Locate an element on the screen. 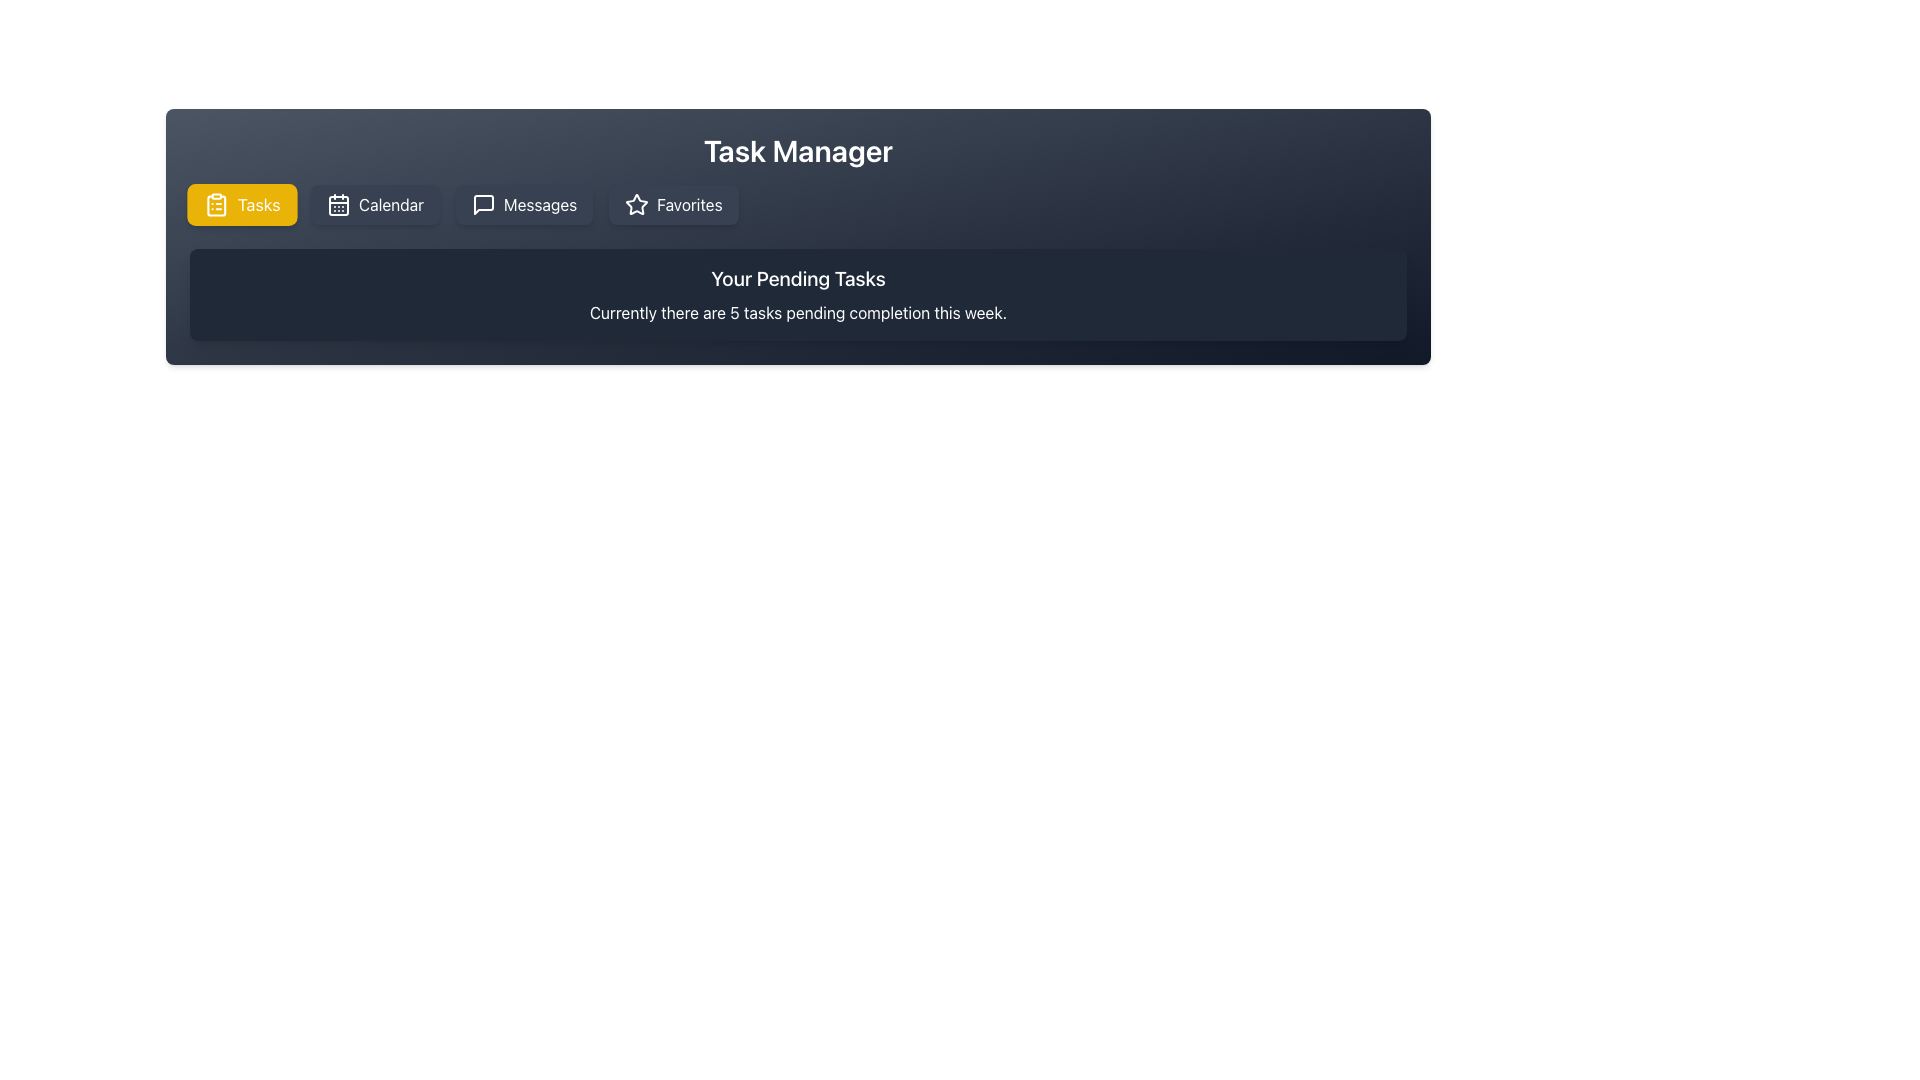 This screenshot has width=1920, height=1080. the SVG icon representing a speech bubble in the navigation menu is located at coordinates (484, 204).